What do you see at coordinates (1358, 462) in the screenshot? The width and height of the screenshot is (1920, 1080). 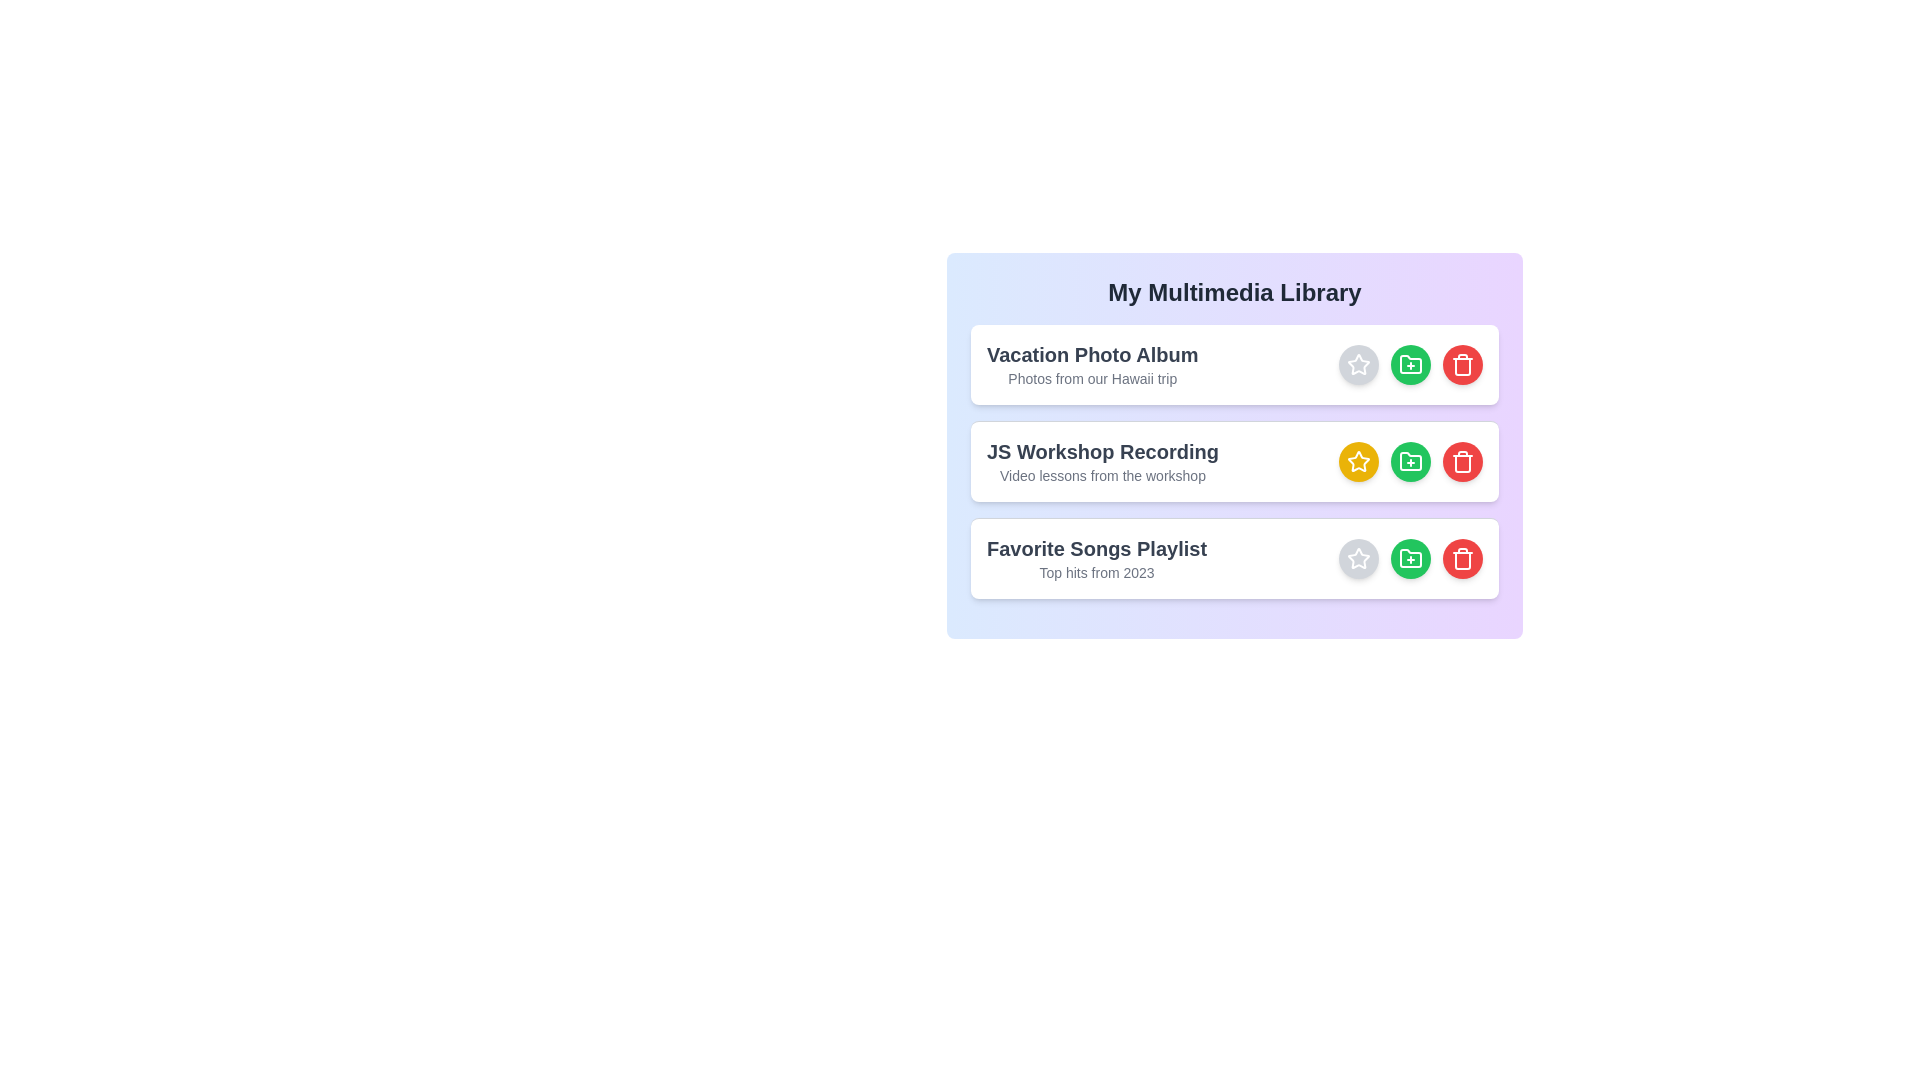 I see `the star icon located to the right of the text 'JS Workshop Recording' in the second list item to mark it as favorite` at bounding box center [1358, 462].